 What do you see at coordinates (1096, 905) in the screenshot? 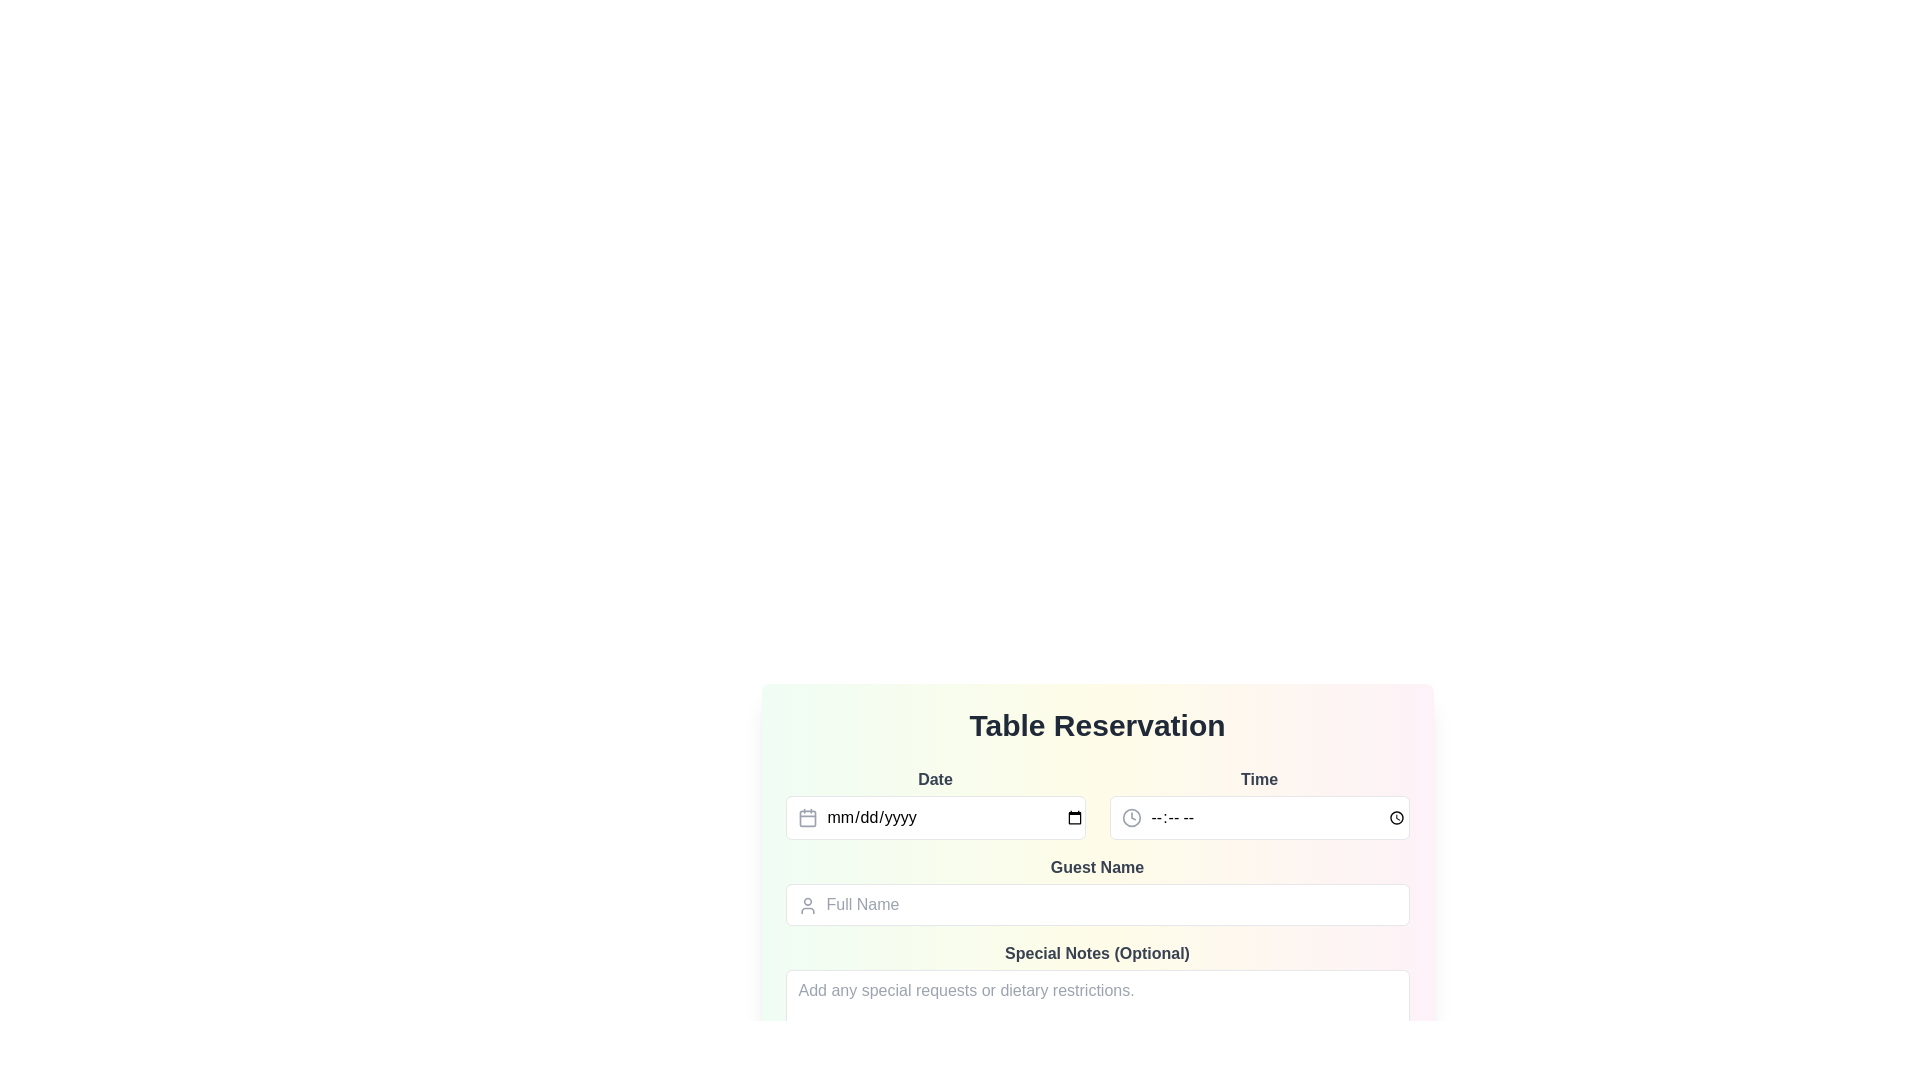
I see `the text input field for 'Full Name' under the 'Guest Name' heading by tabbing to this field` at bounding box center [1096, 905].